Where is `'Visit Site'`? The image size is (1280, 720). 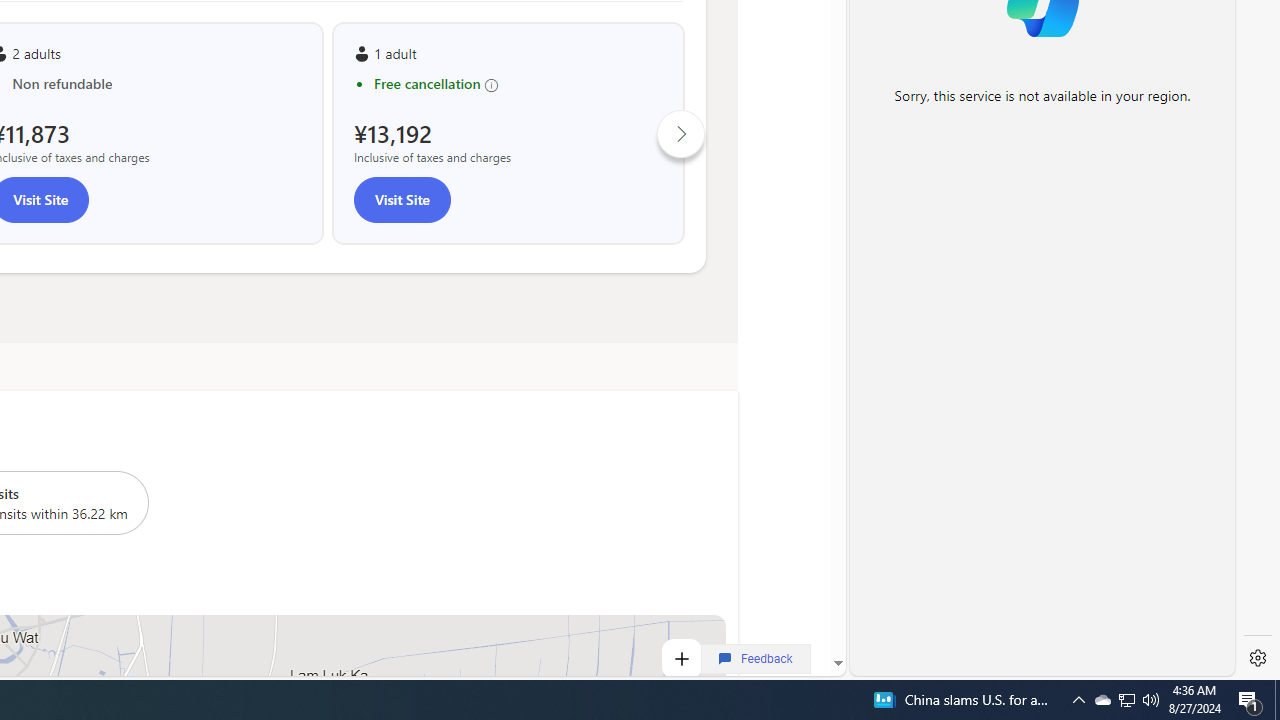
'Visit Site' is located at coordinates (400, 200).